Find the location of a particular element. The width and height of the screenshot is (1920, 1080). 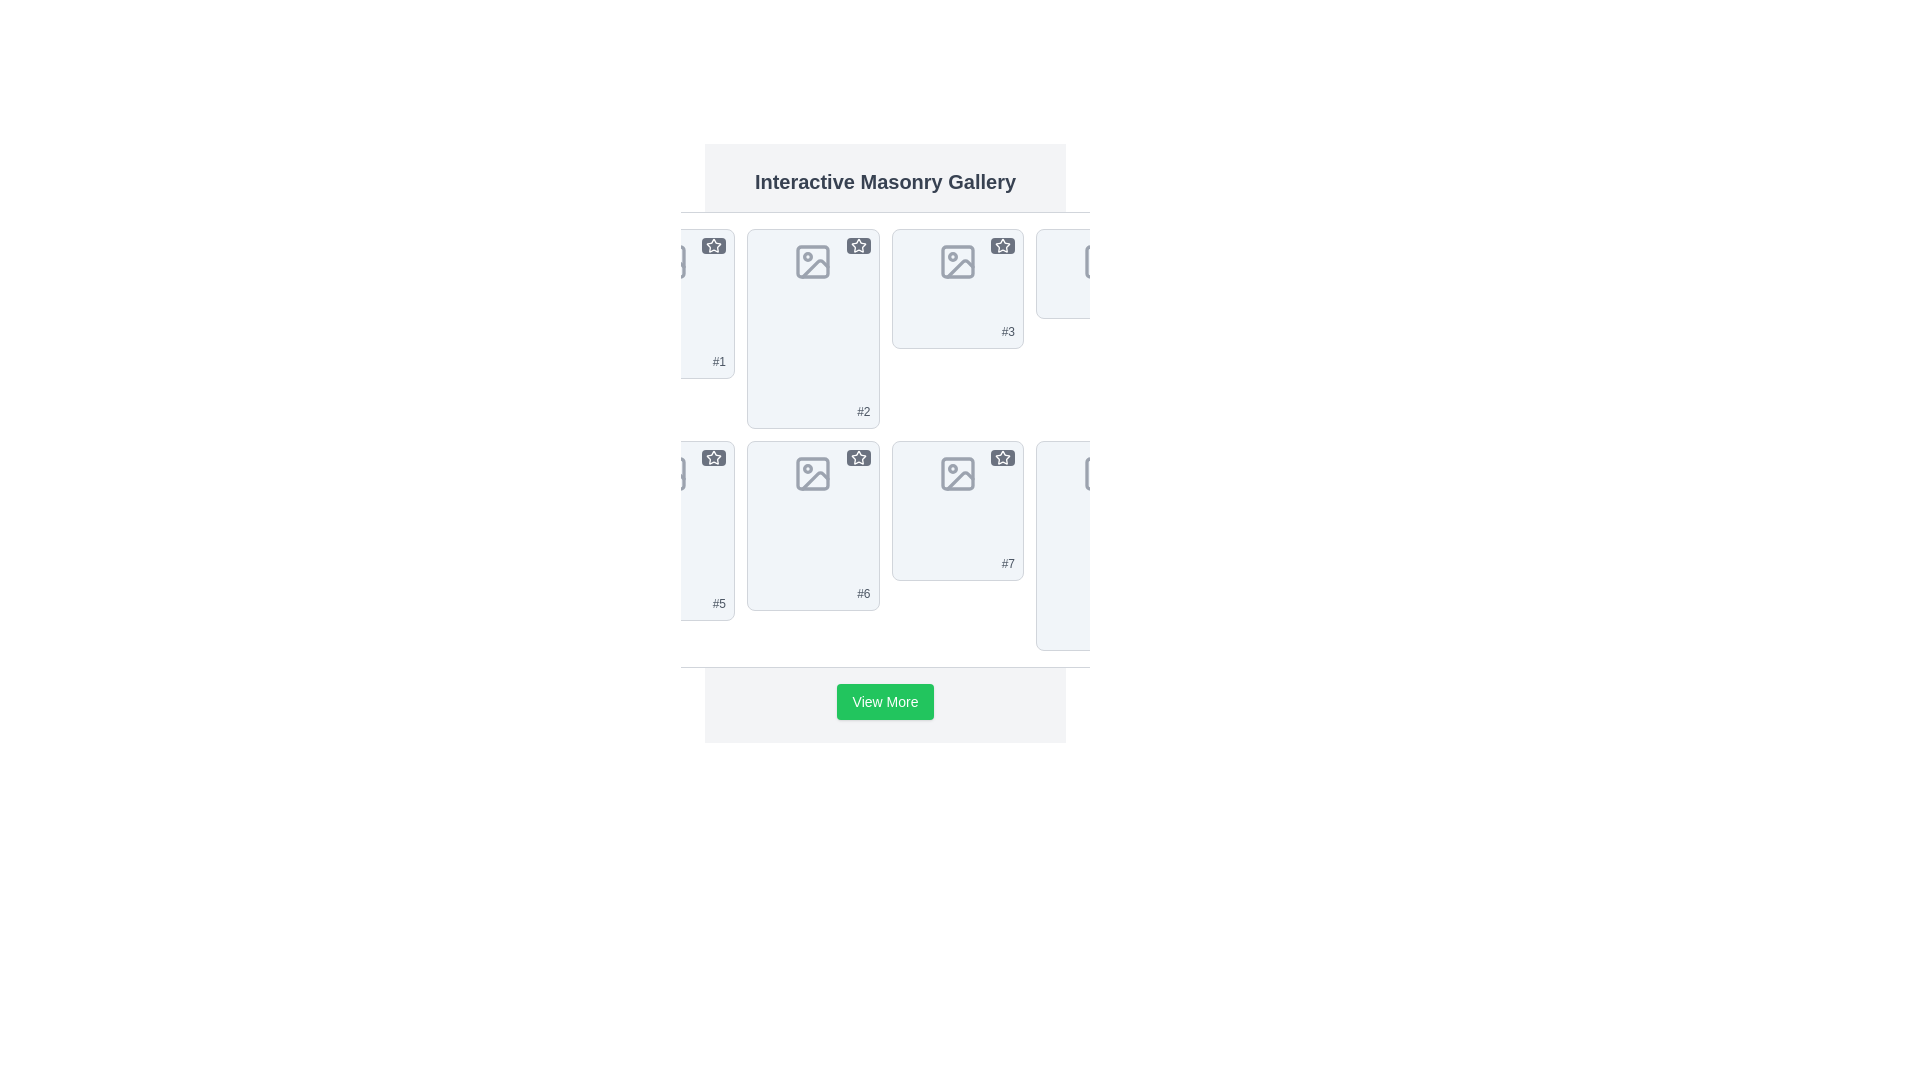

the star-shaped icon with a hollow interior located in the top-right corner of gallery card '#7' is located at coordinates (1003, 458).